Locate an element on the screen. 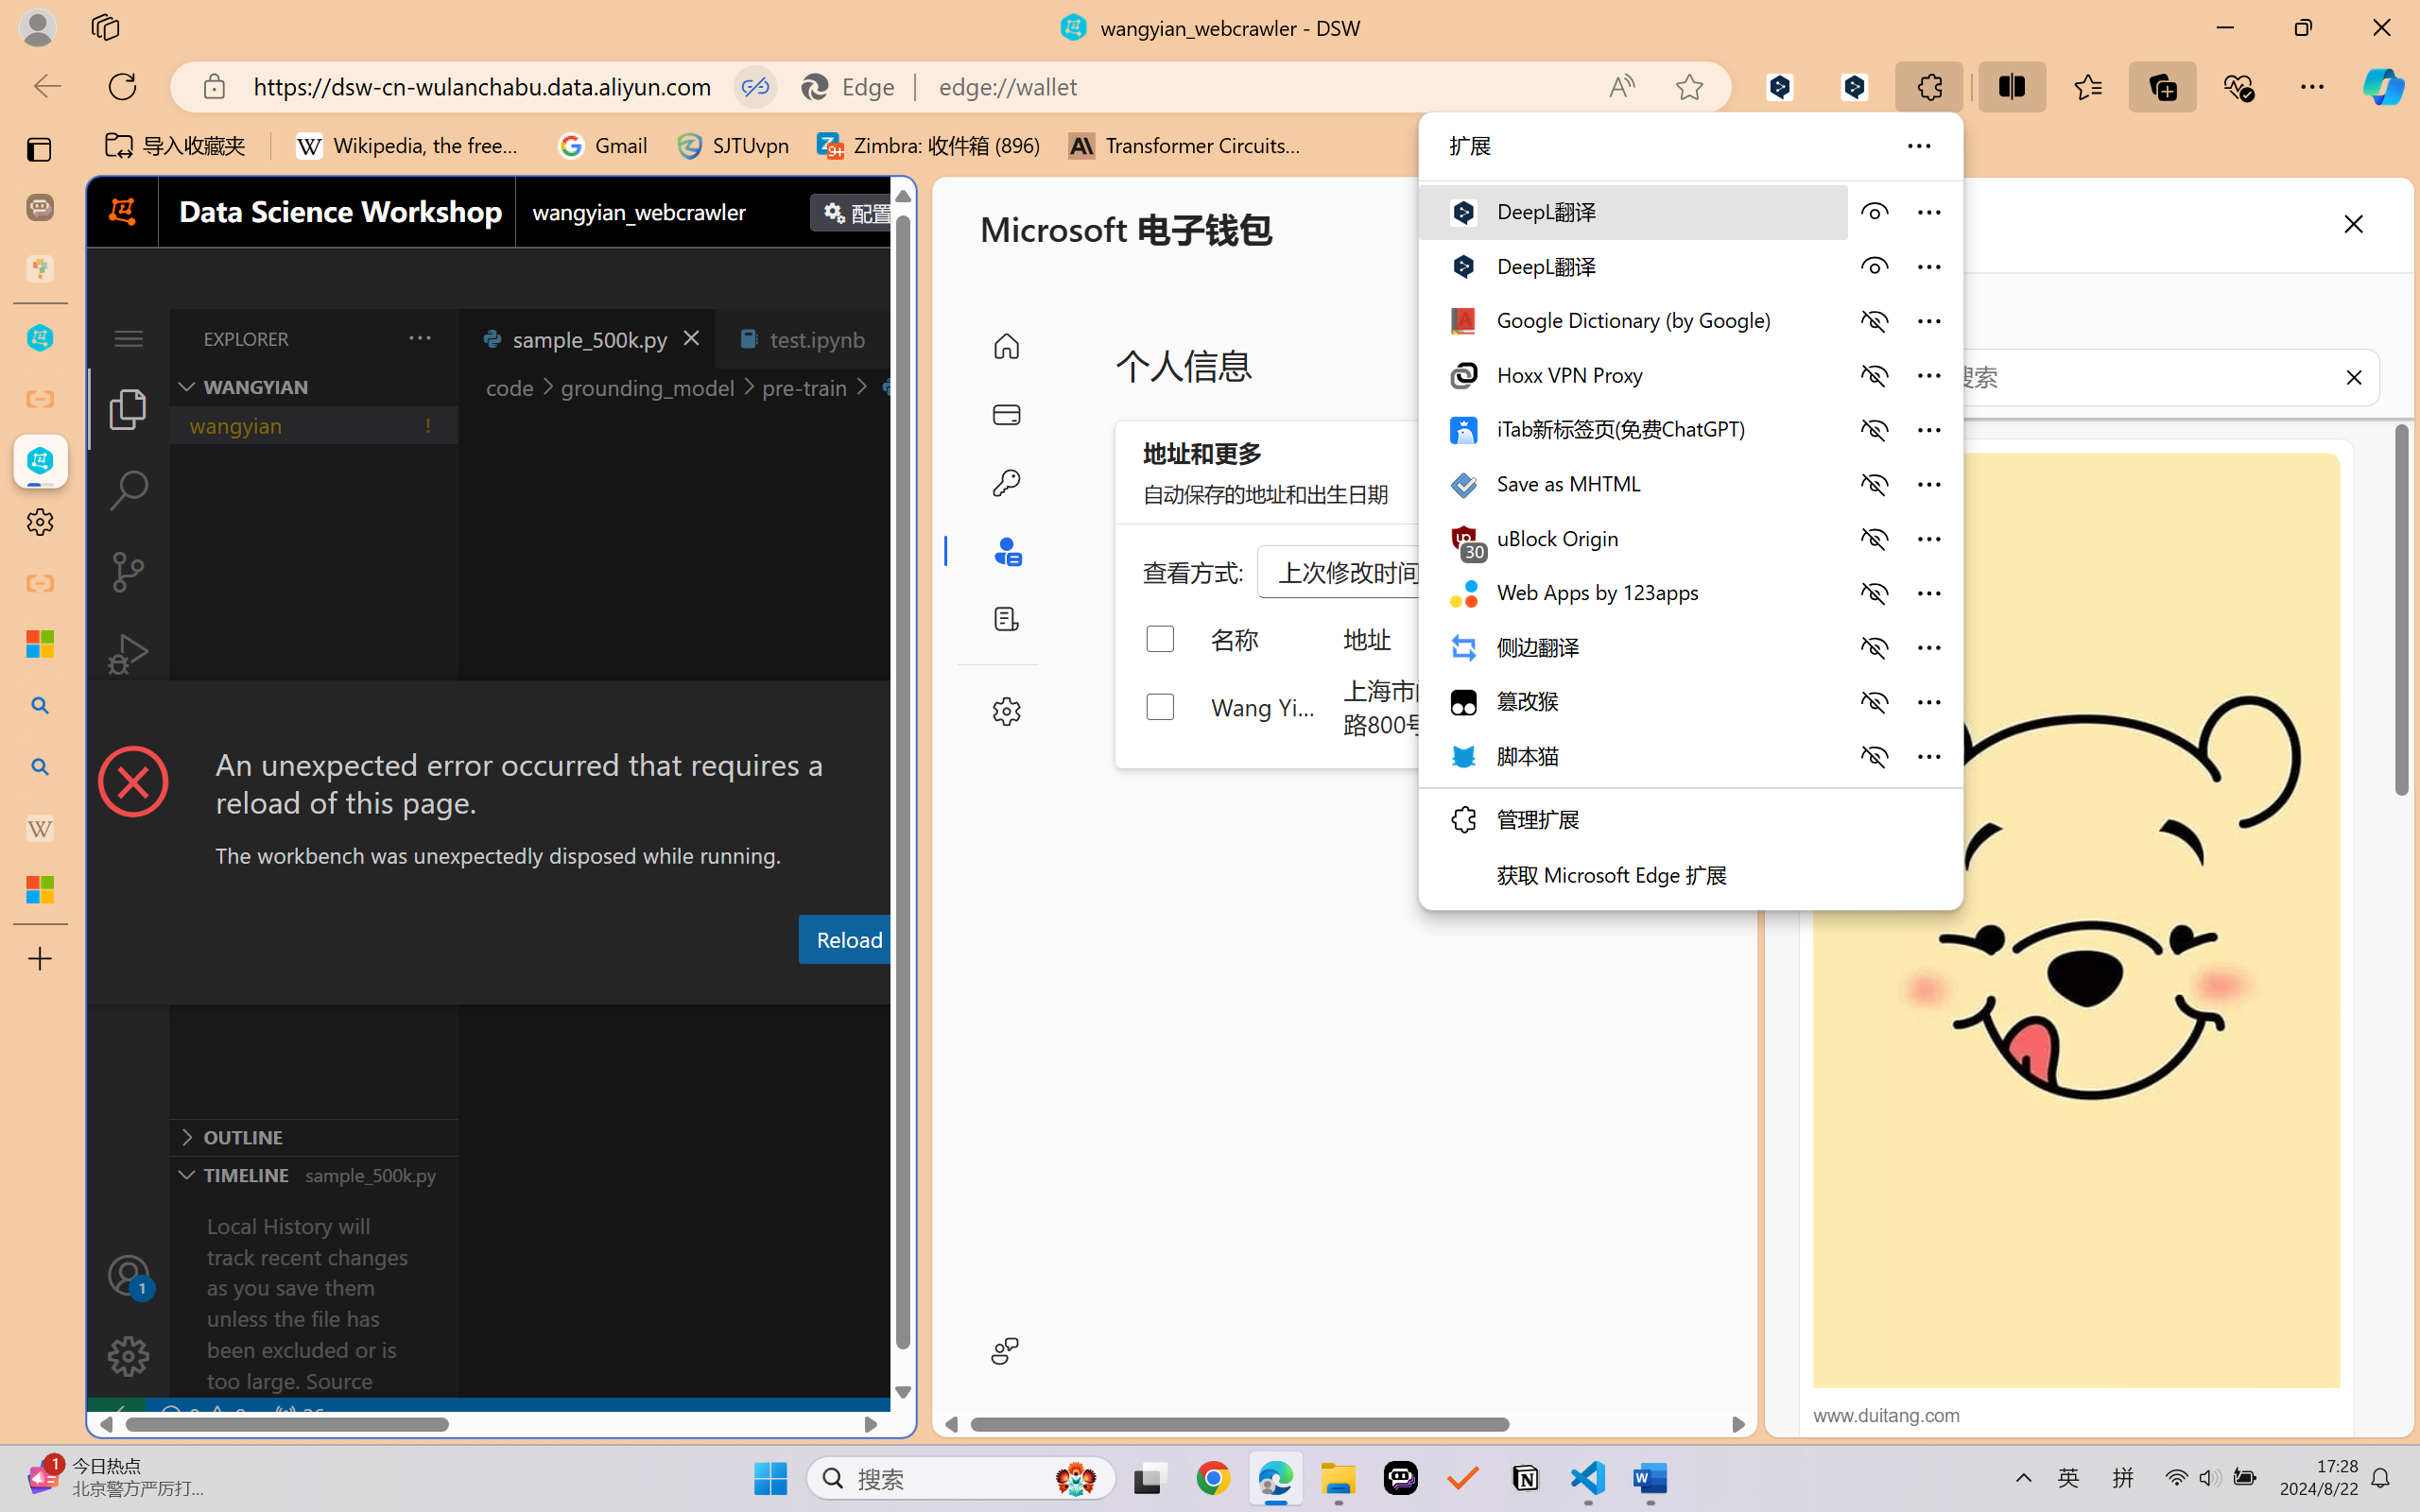  'Explorer actions' is located at coordinates (369, 337).